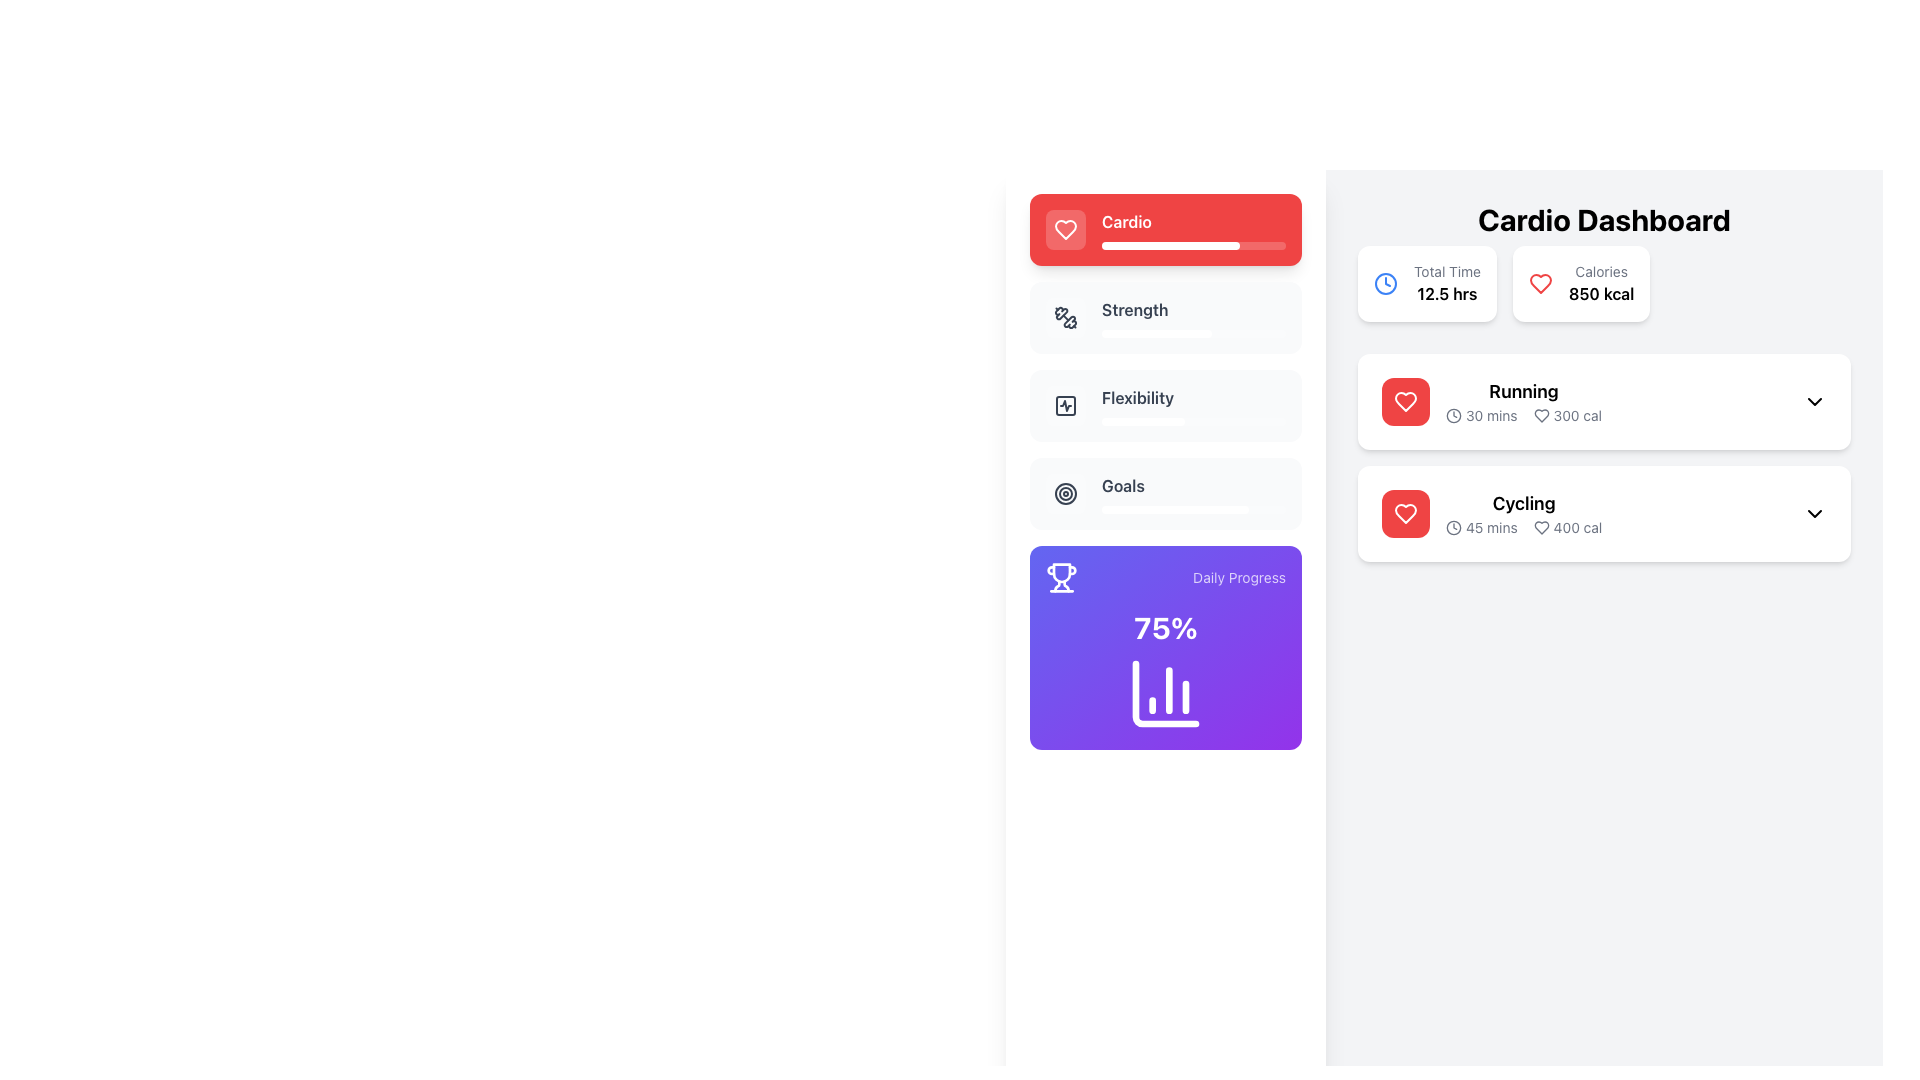 The width and height of the screenshot is (1920, 1080). I want to click on the red heart shape icon representing the favorite or love action, which is located in the navigation menu above the 'Cardio' text and progress bar, so click(1405, 401).